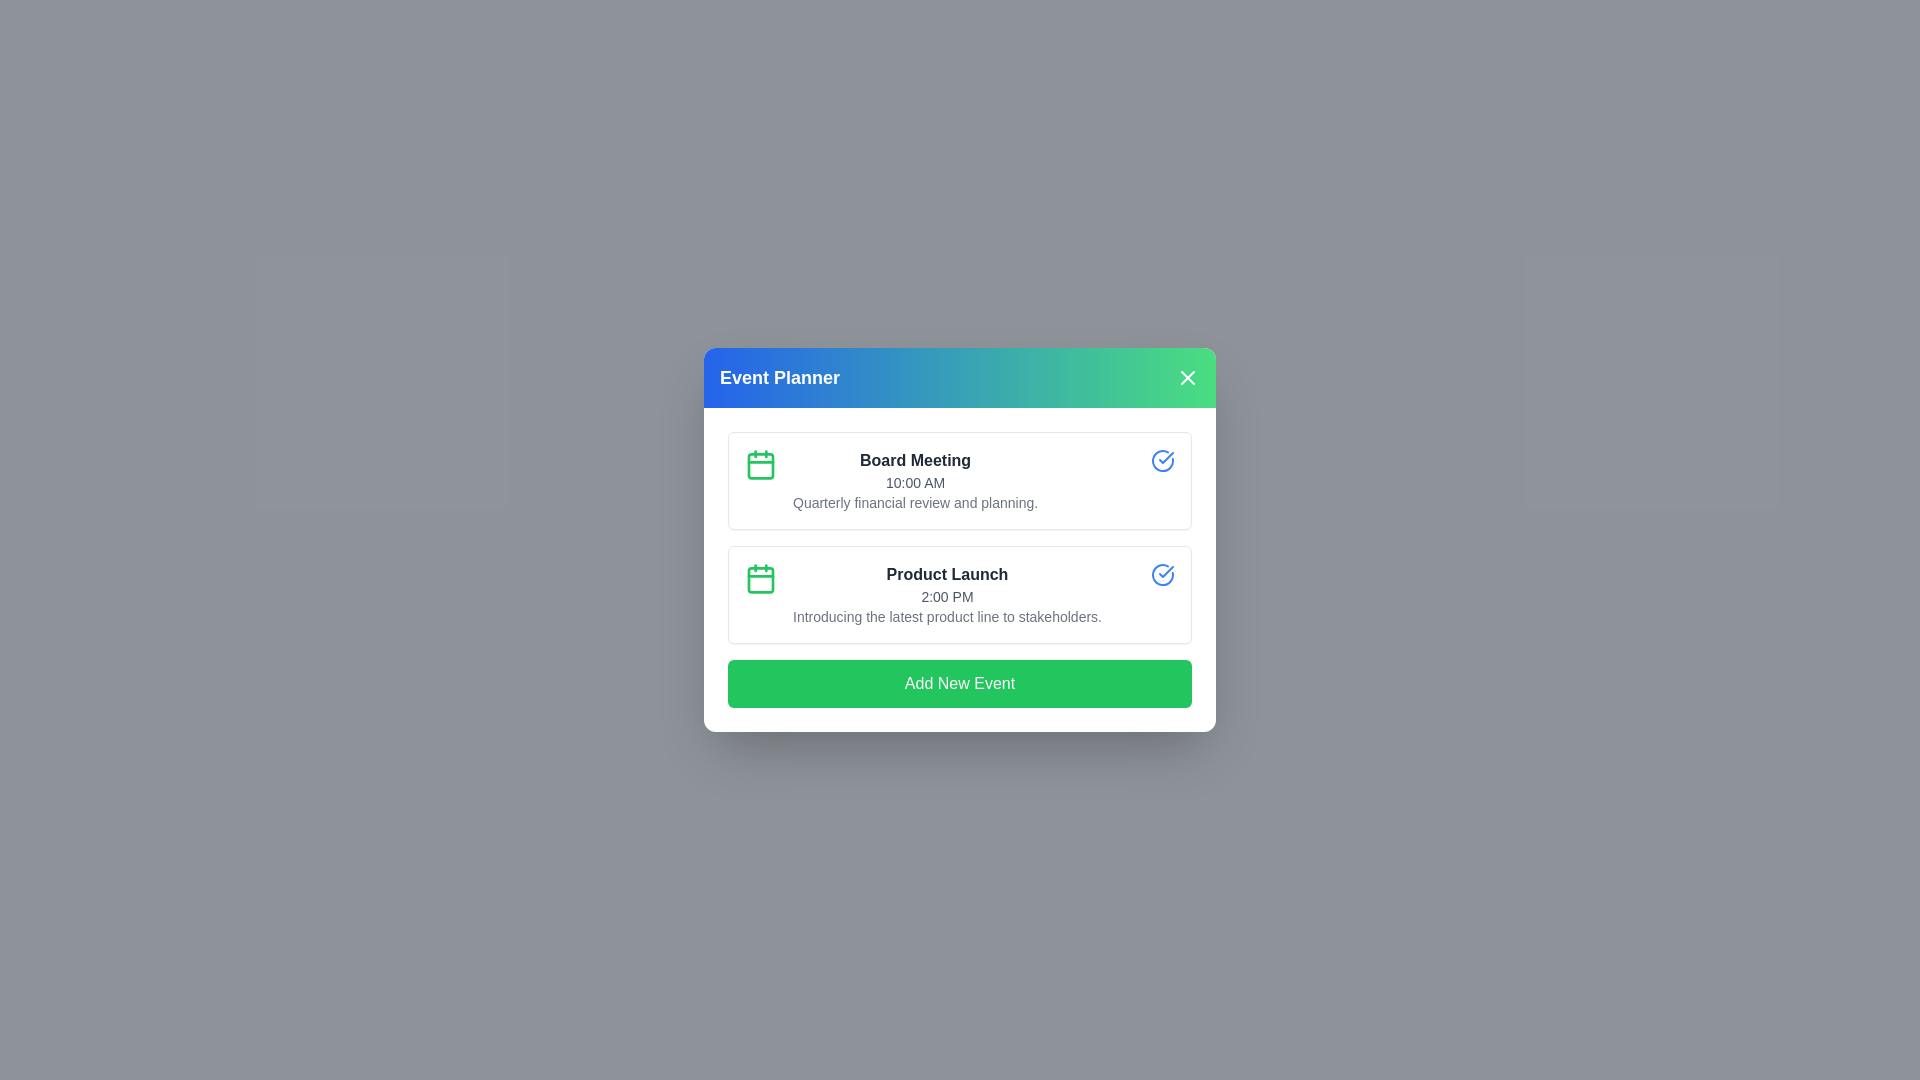  I want to click on the Display block containing the texts 'Board Meeting', '10:00 AM', and 'Quarterly financial review and planning' in the modal labeled 'Event Planner', so click(914, 481).